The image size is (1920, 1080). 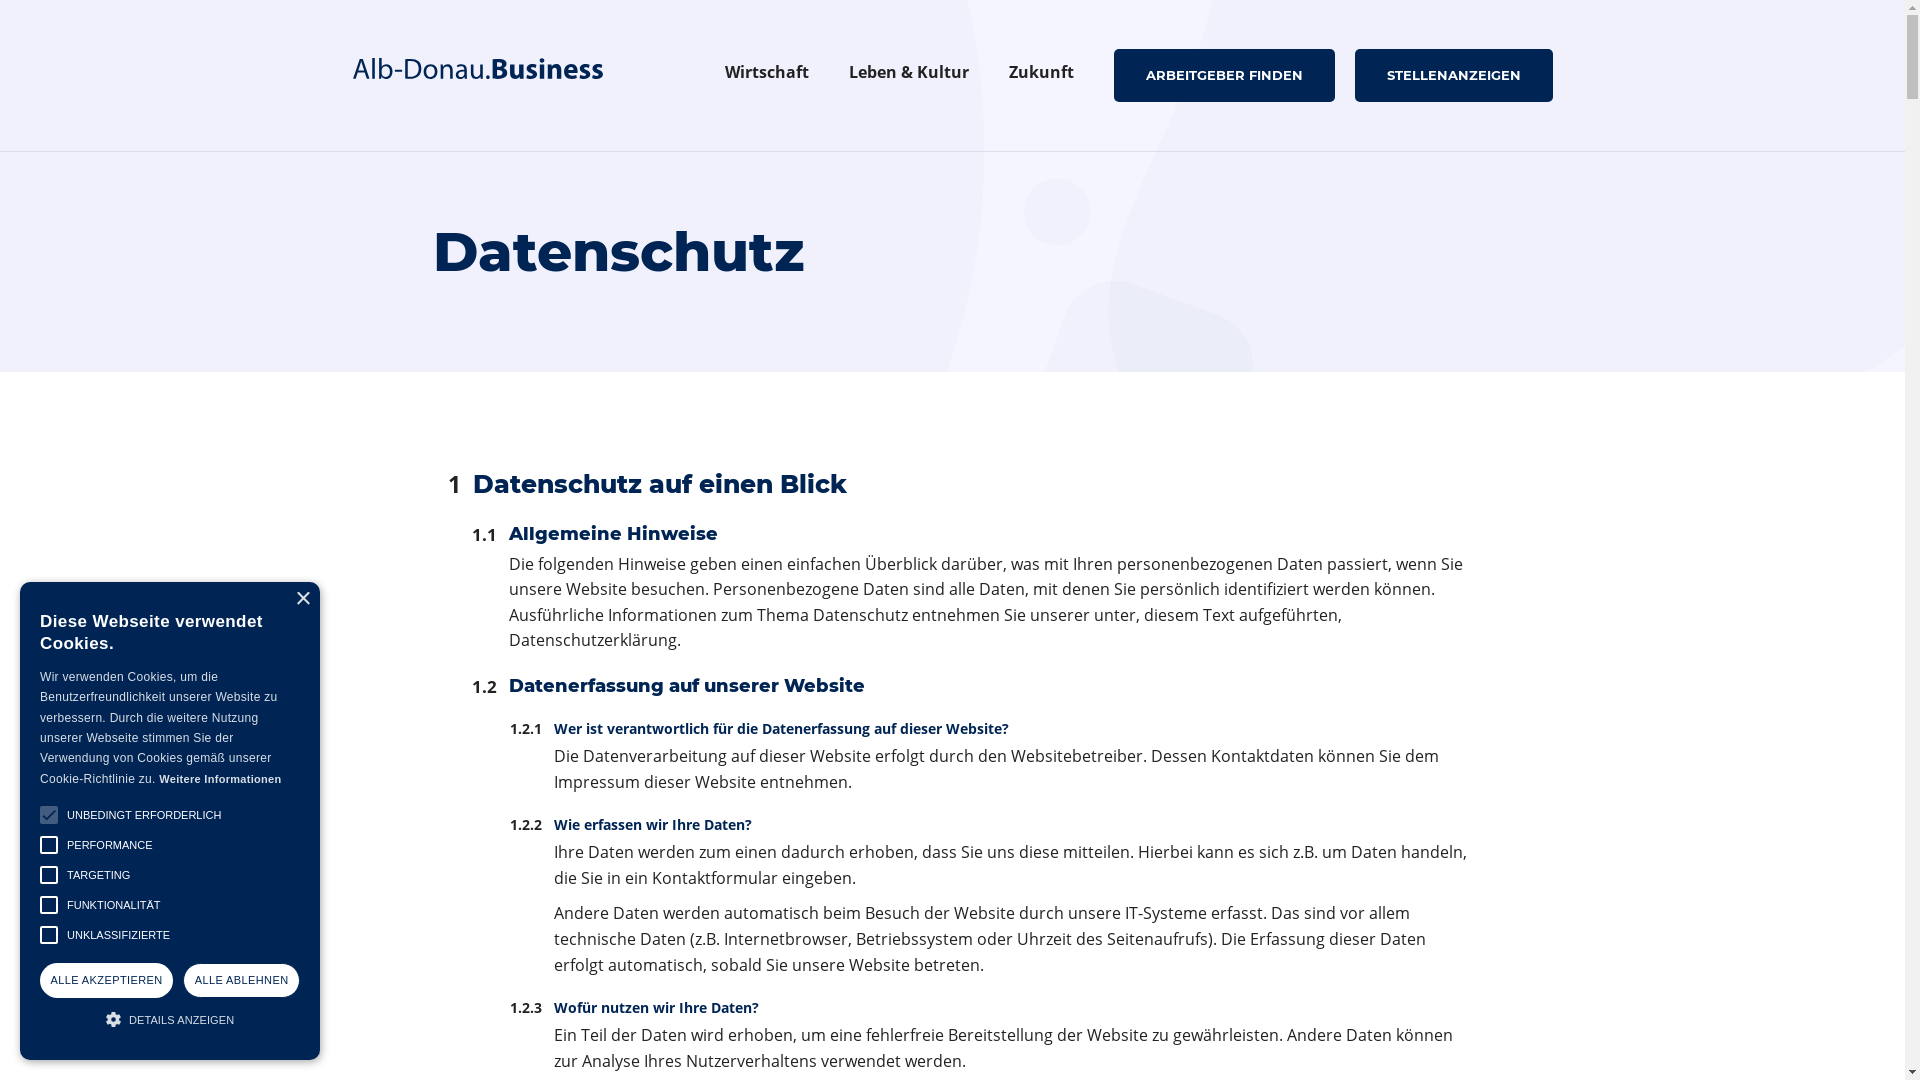 What do you see at coordinates (1223, 73) in the screenshot?
I see `'ARBEITGEBER FINDEN'` at bounding box center [1223, 73].